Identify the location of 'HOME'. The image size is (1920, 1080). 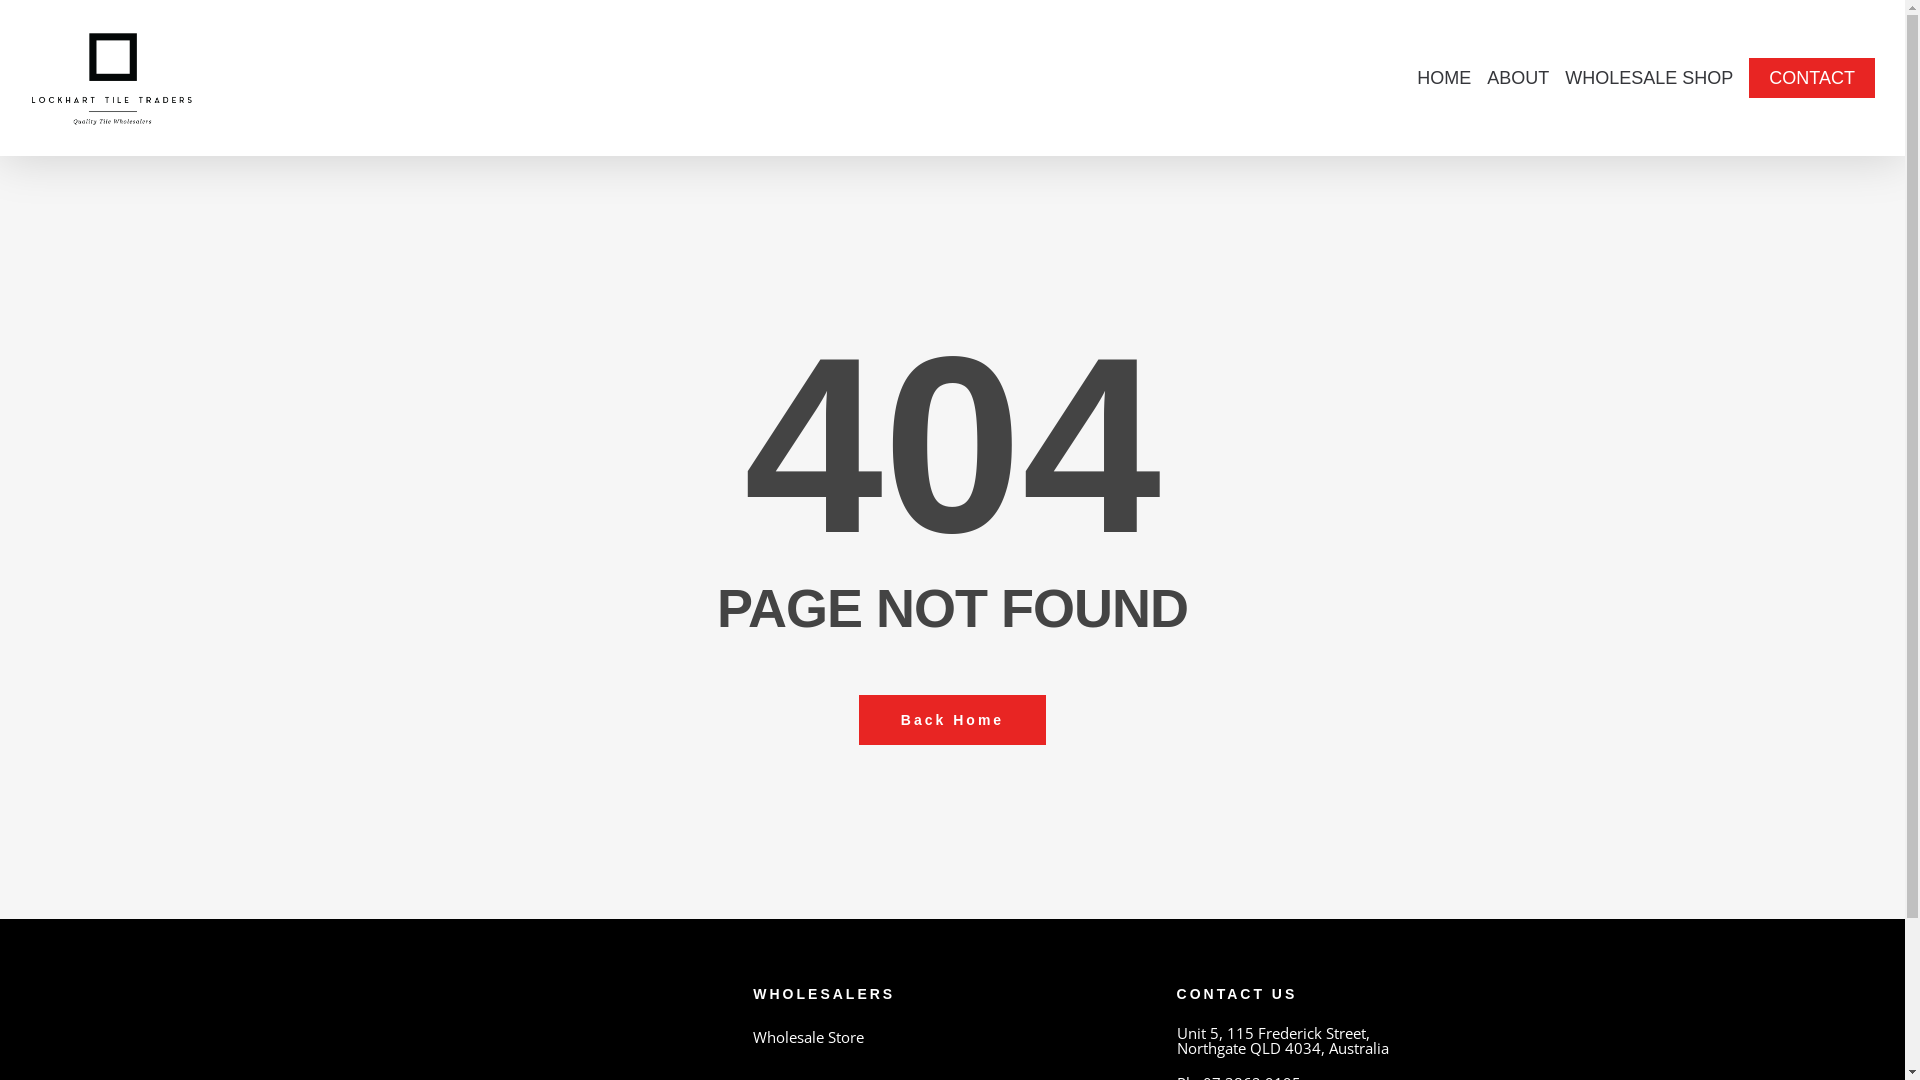
(1444, 76).